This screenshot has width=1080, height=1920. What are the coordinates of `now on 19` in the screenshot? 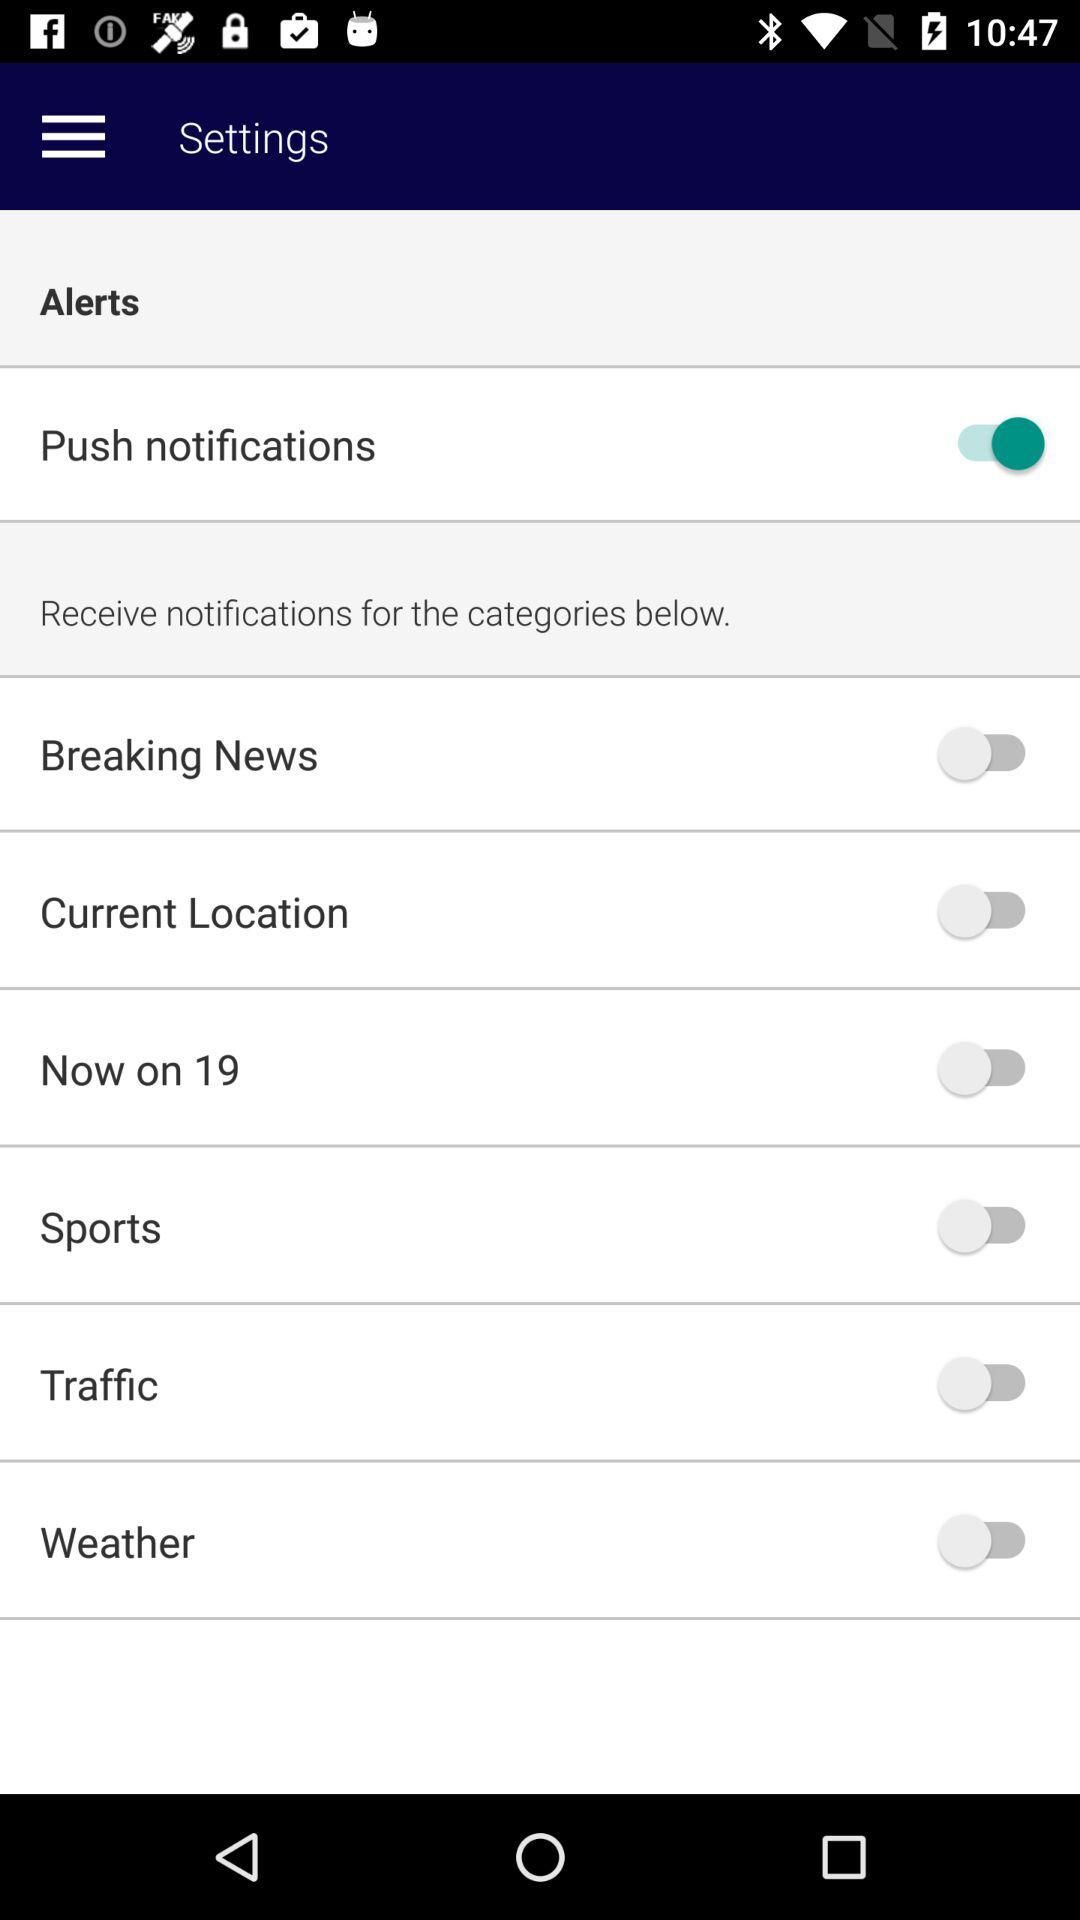 It's located at (991, 1067).